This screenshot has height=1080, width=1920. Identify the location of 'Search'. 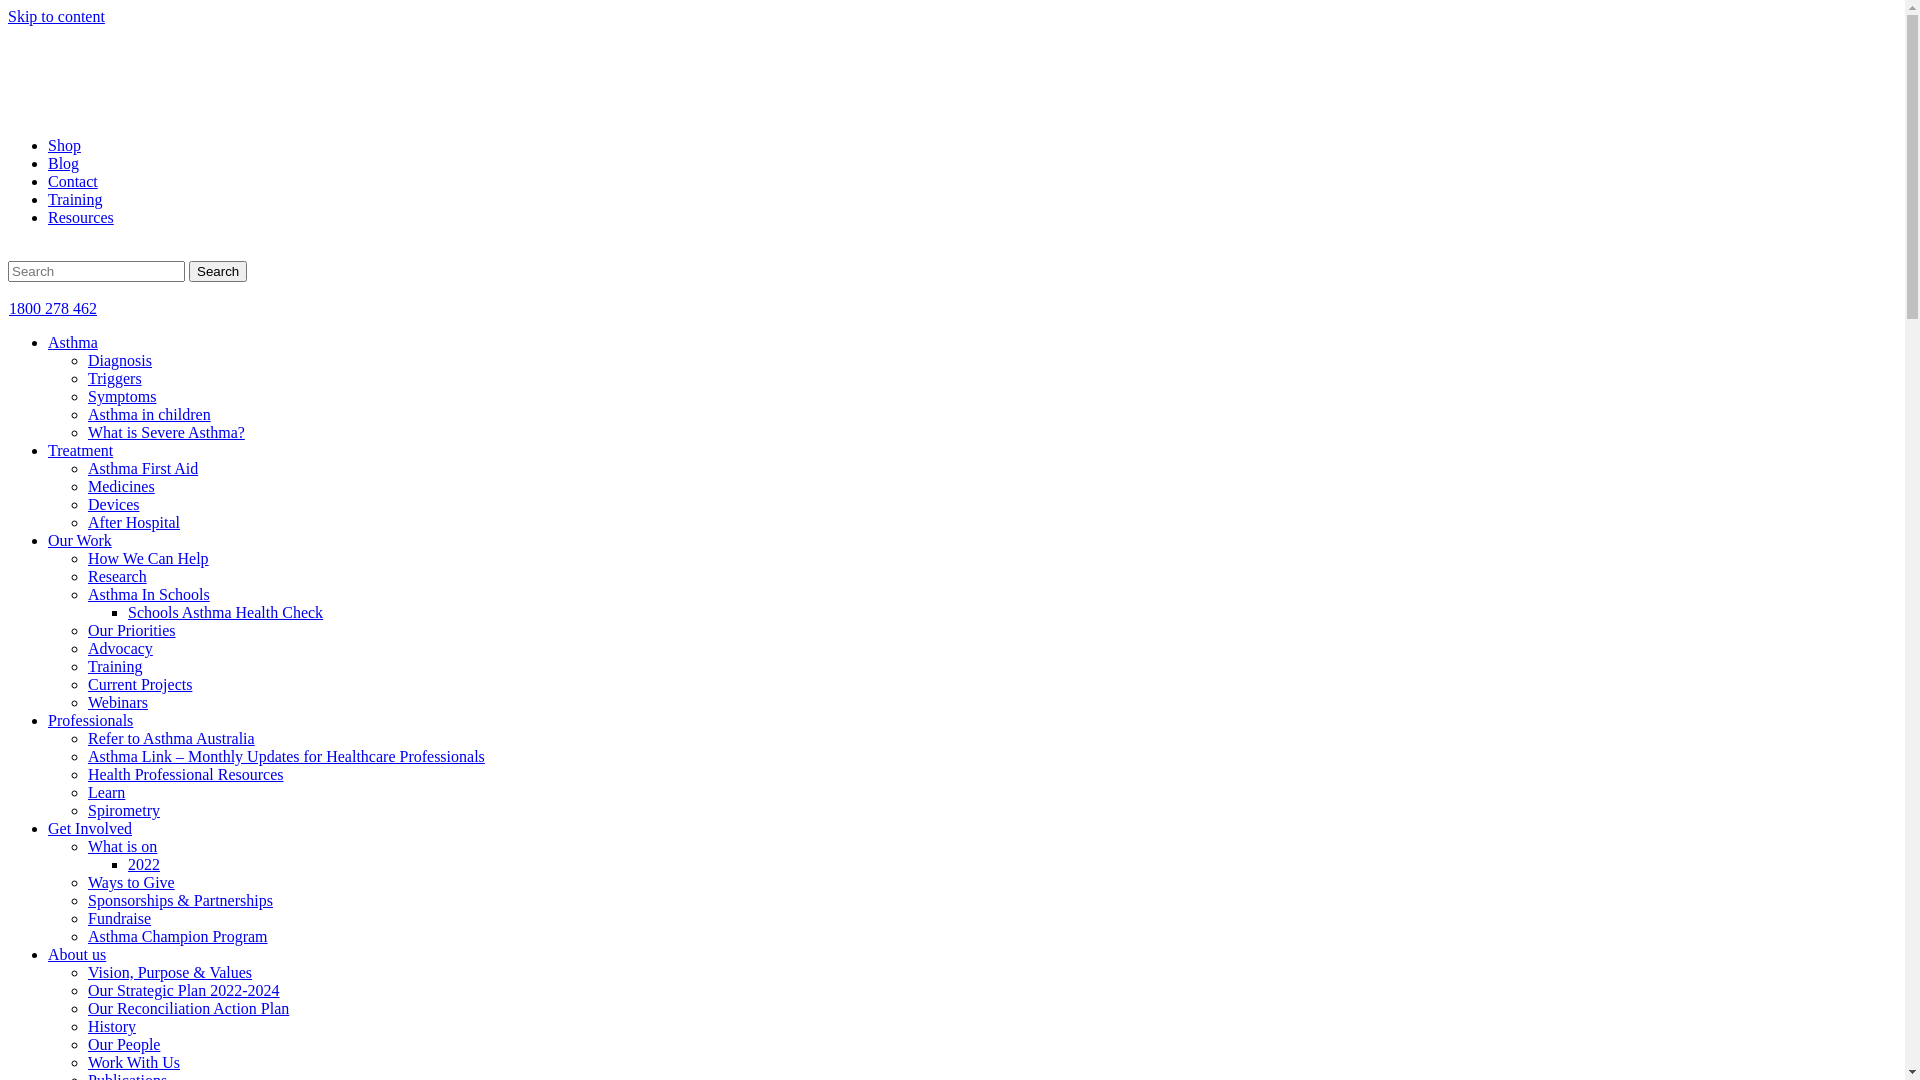
(217, 271).